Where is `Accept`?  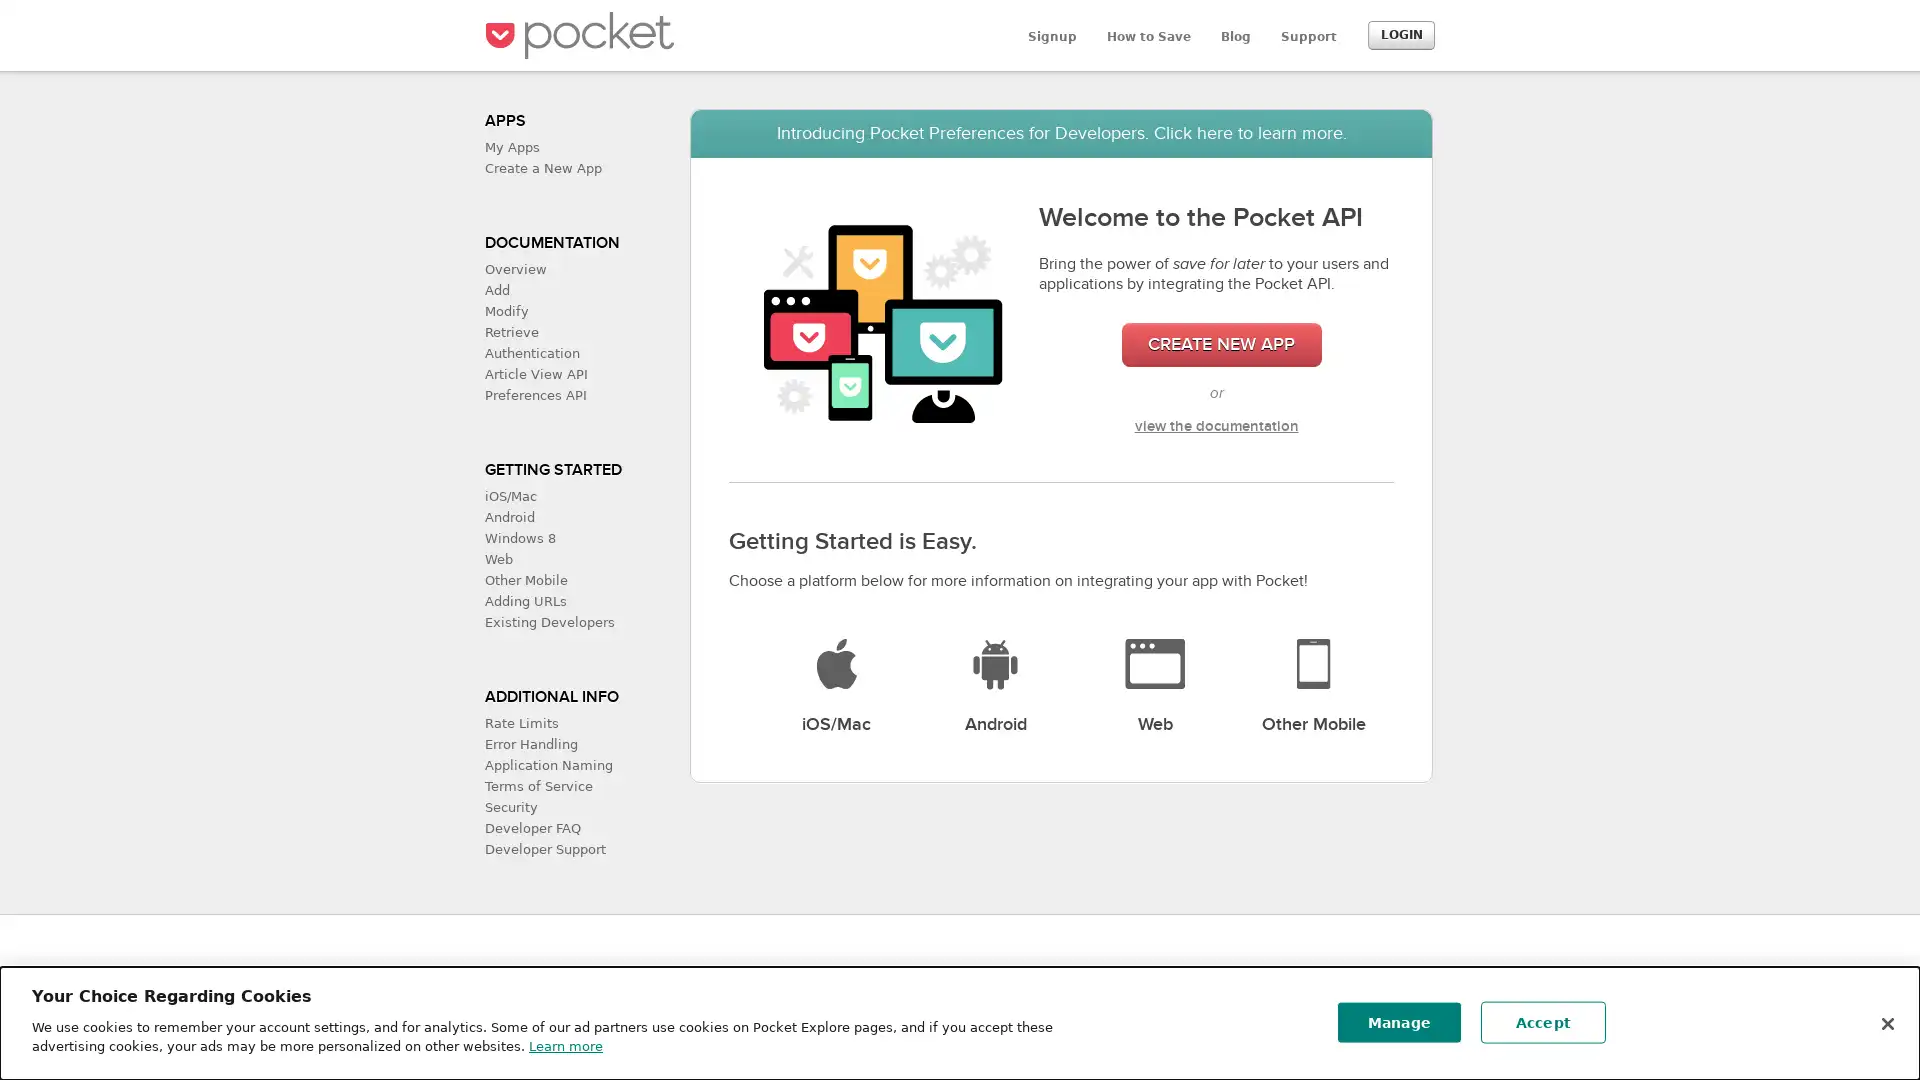 Accept is located at coordinates (1541, 1022).